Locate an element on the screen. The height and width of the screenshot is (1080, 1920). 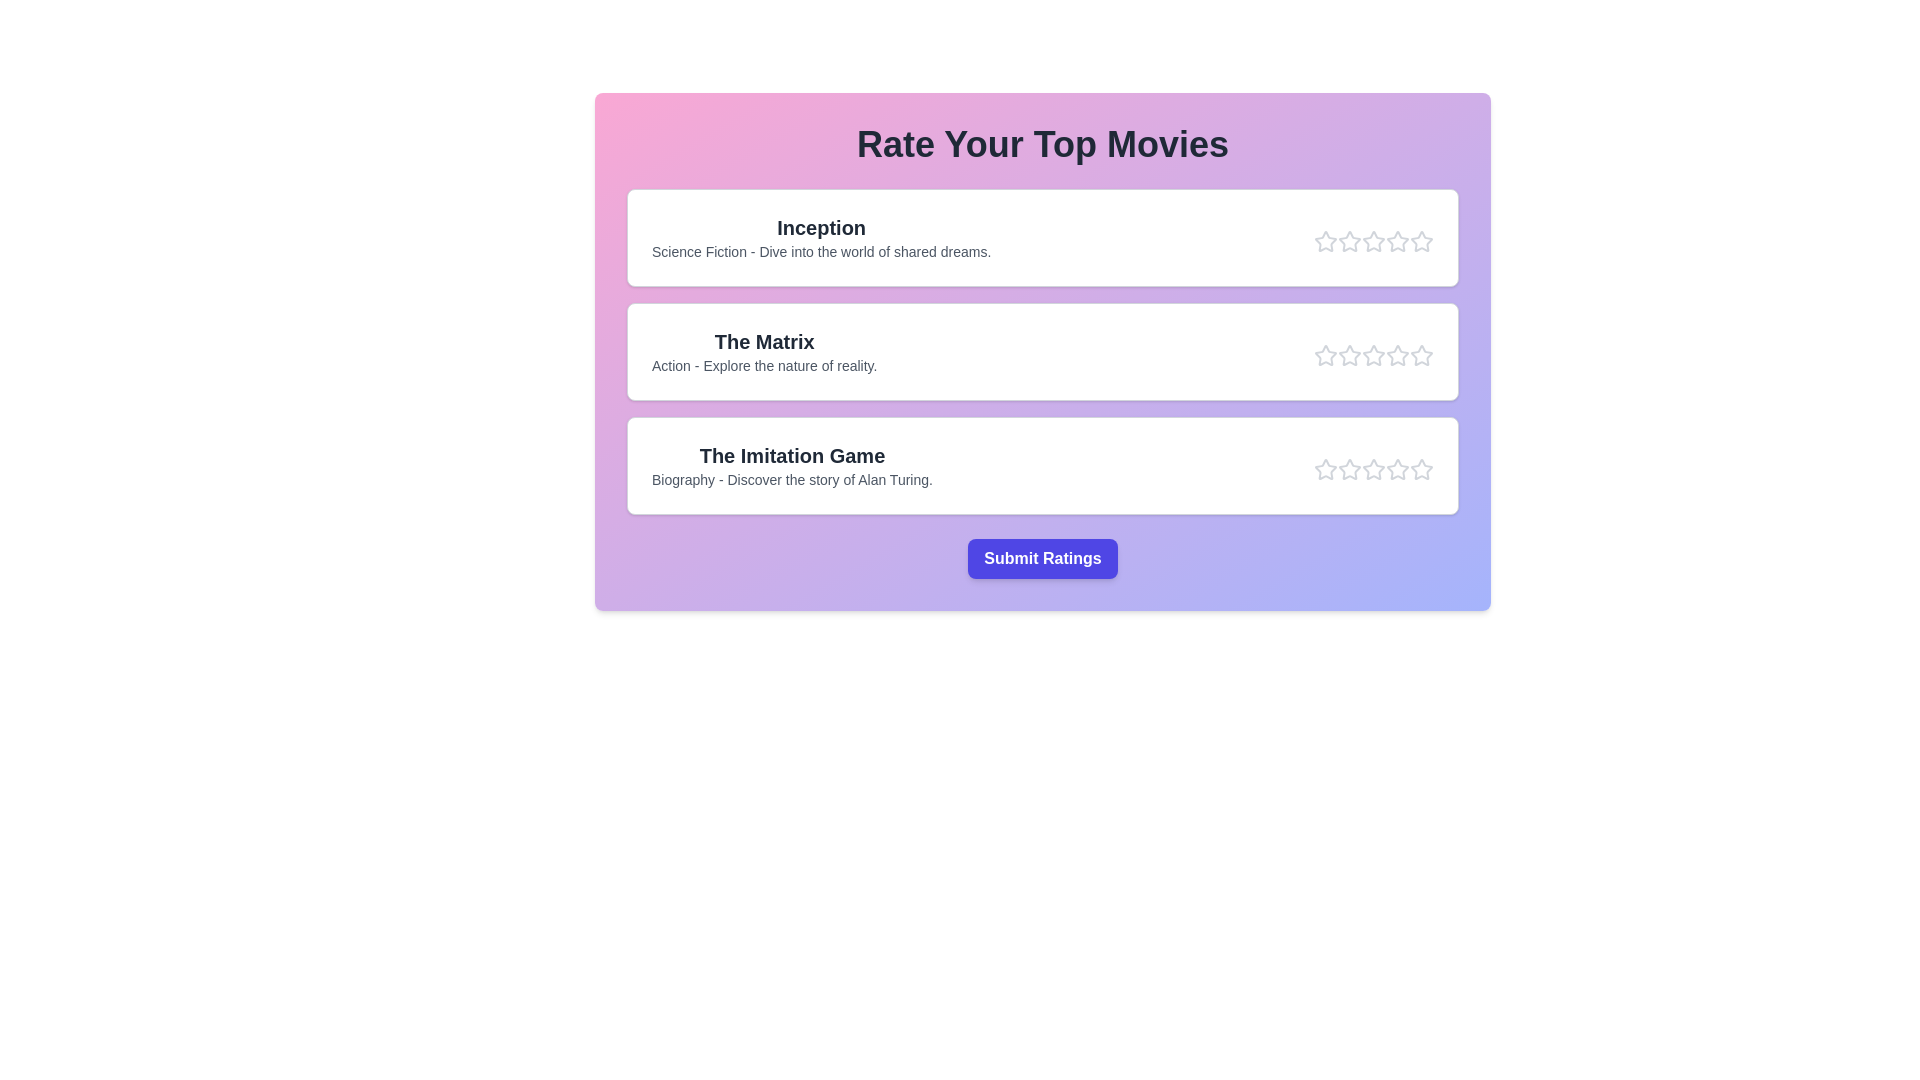
the movie title or description of The Imitation Game is located at coordinates (791, 455).